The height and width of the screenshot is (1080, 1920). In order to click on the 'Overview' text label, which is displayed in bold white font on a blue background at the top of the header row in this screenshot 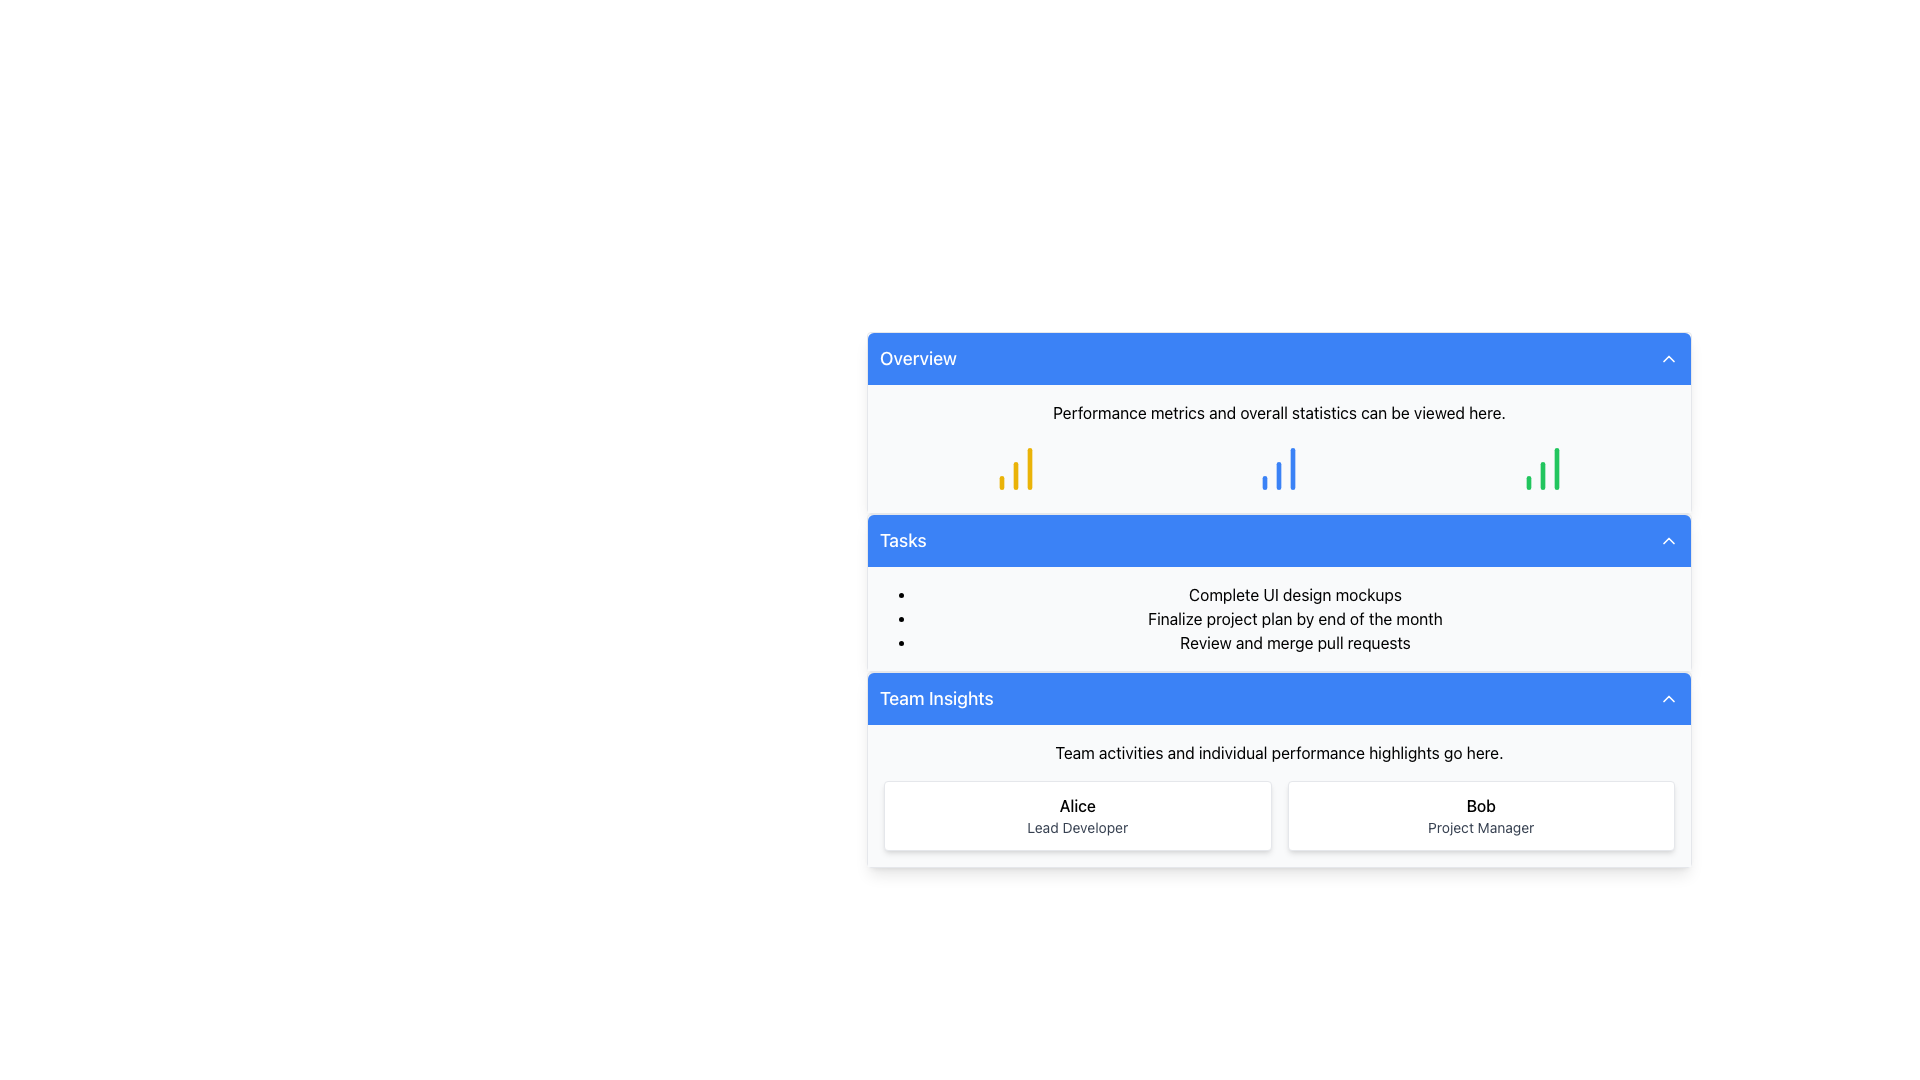, I will do `click(917, 357)`.